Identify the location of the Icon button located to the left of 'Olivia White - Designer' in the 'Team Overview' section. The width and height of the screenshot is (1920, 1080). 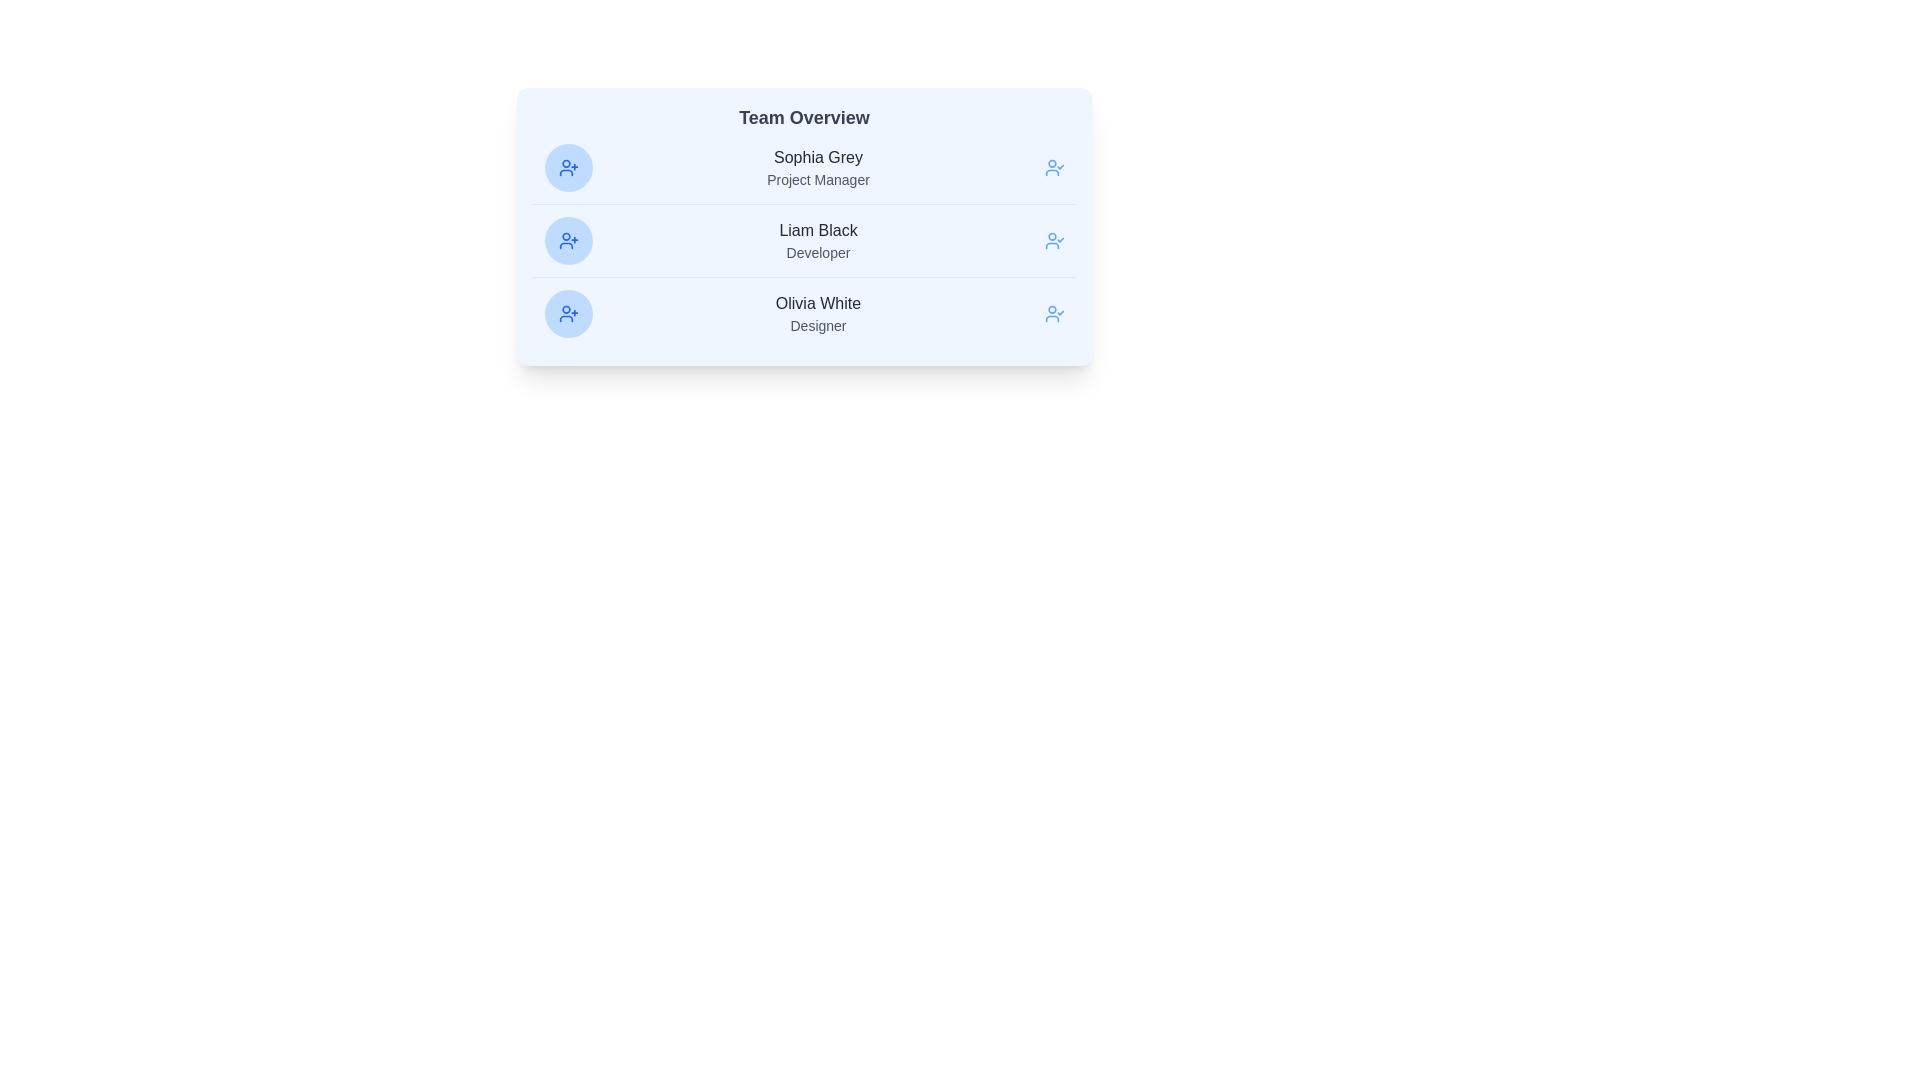
(567, 313).